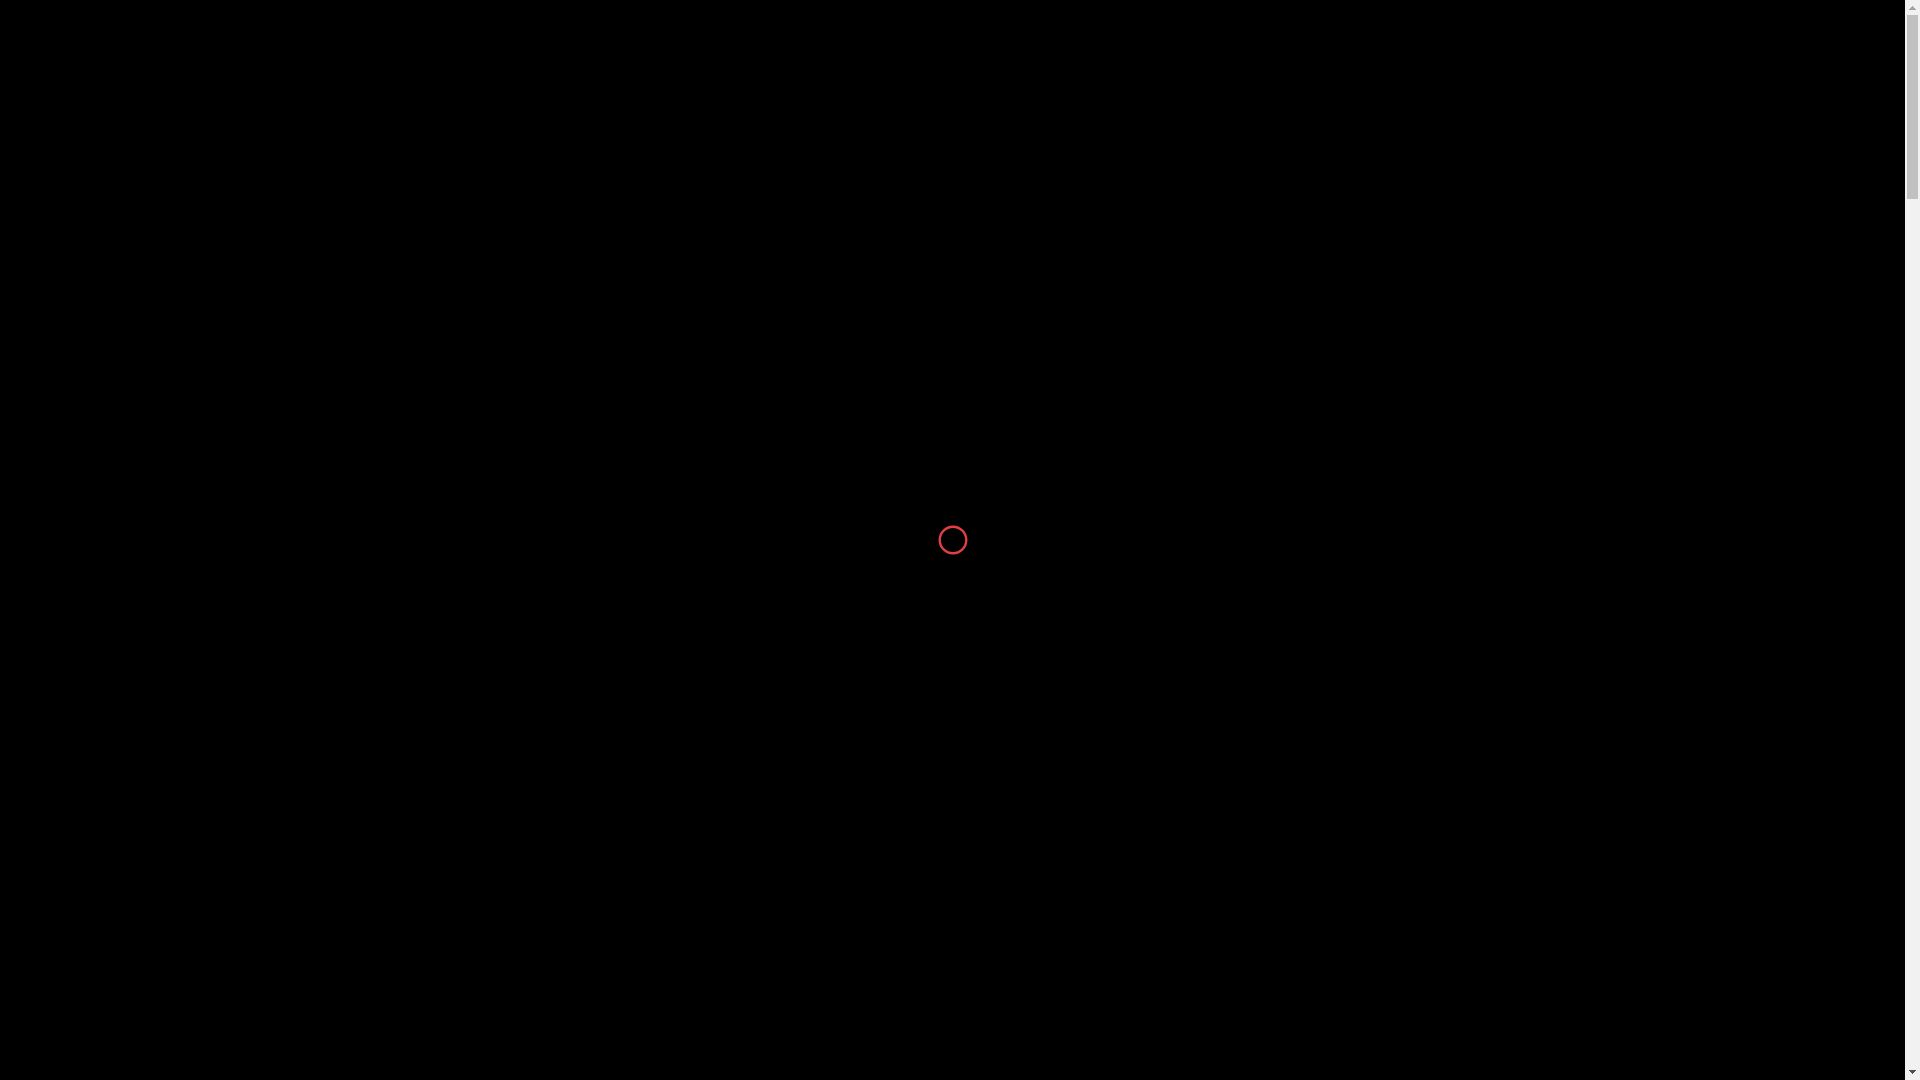 The image size is (1920, 1080). Describe the element at coordinates (384, 119) in the screenshot. I see `'Home'` at that location.